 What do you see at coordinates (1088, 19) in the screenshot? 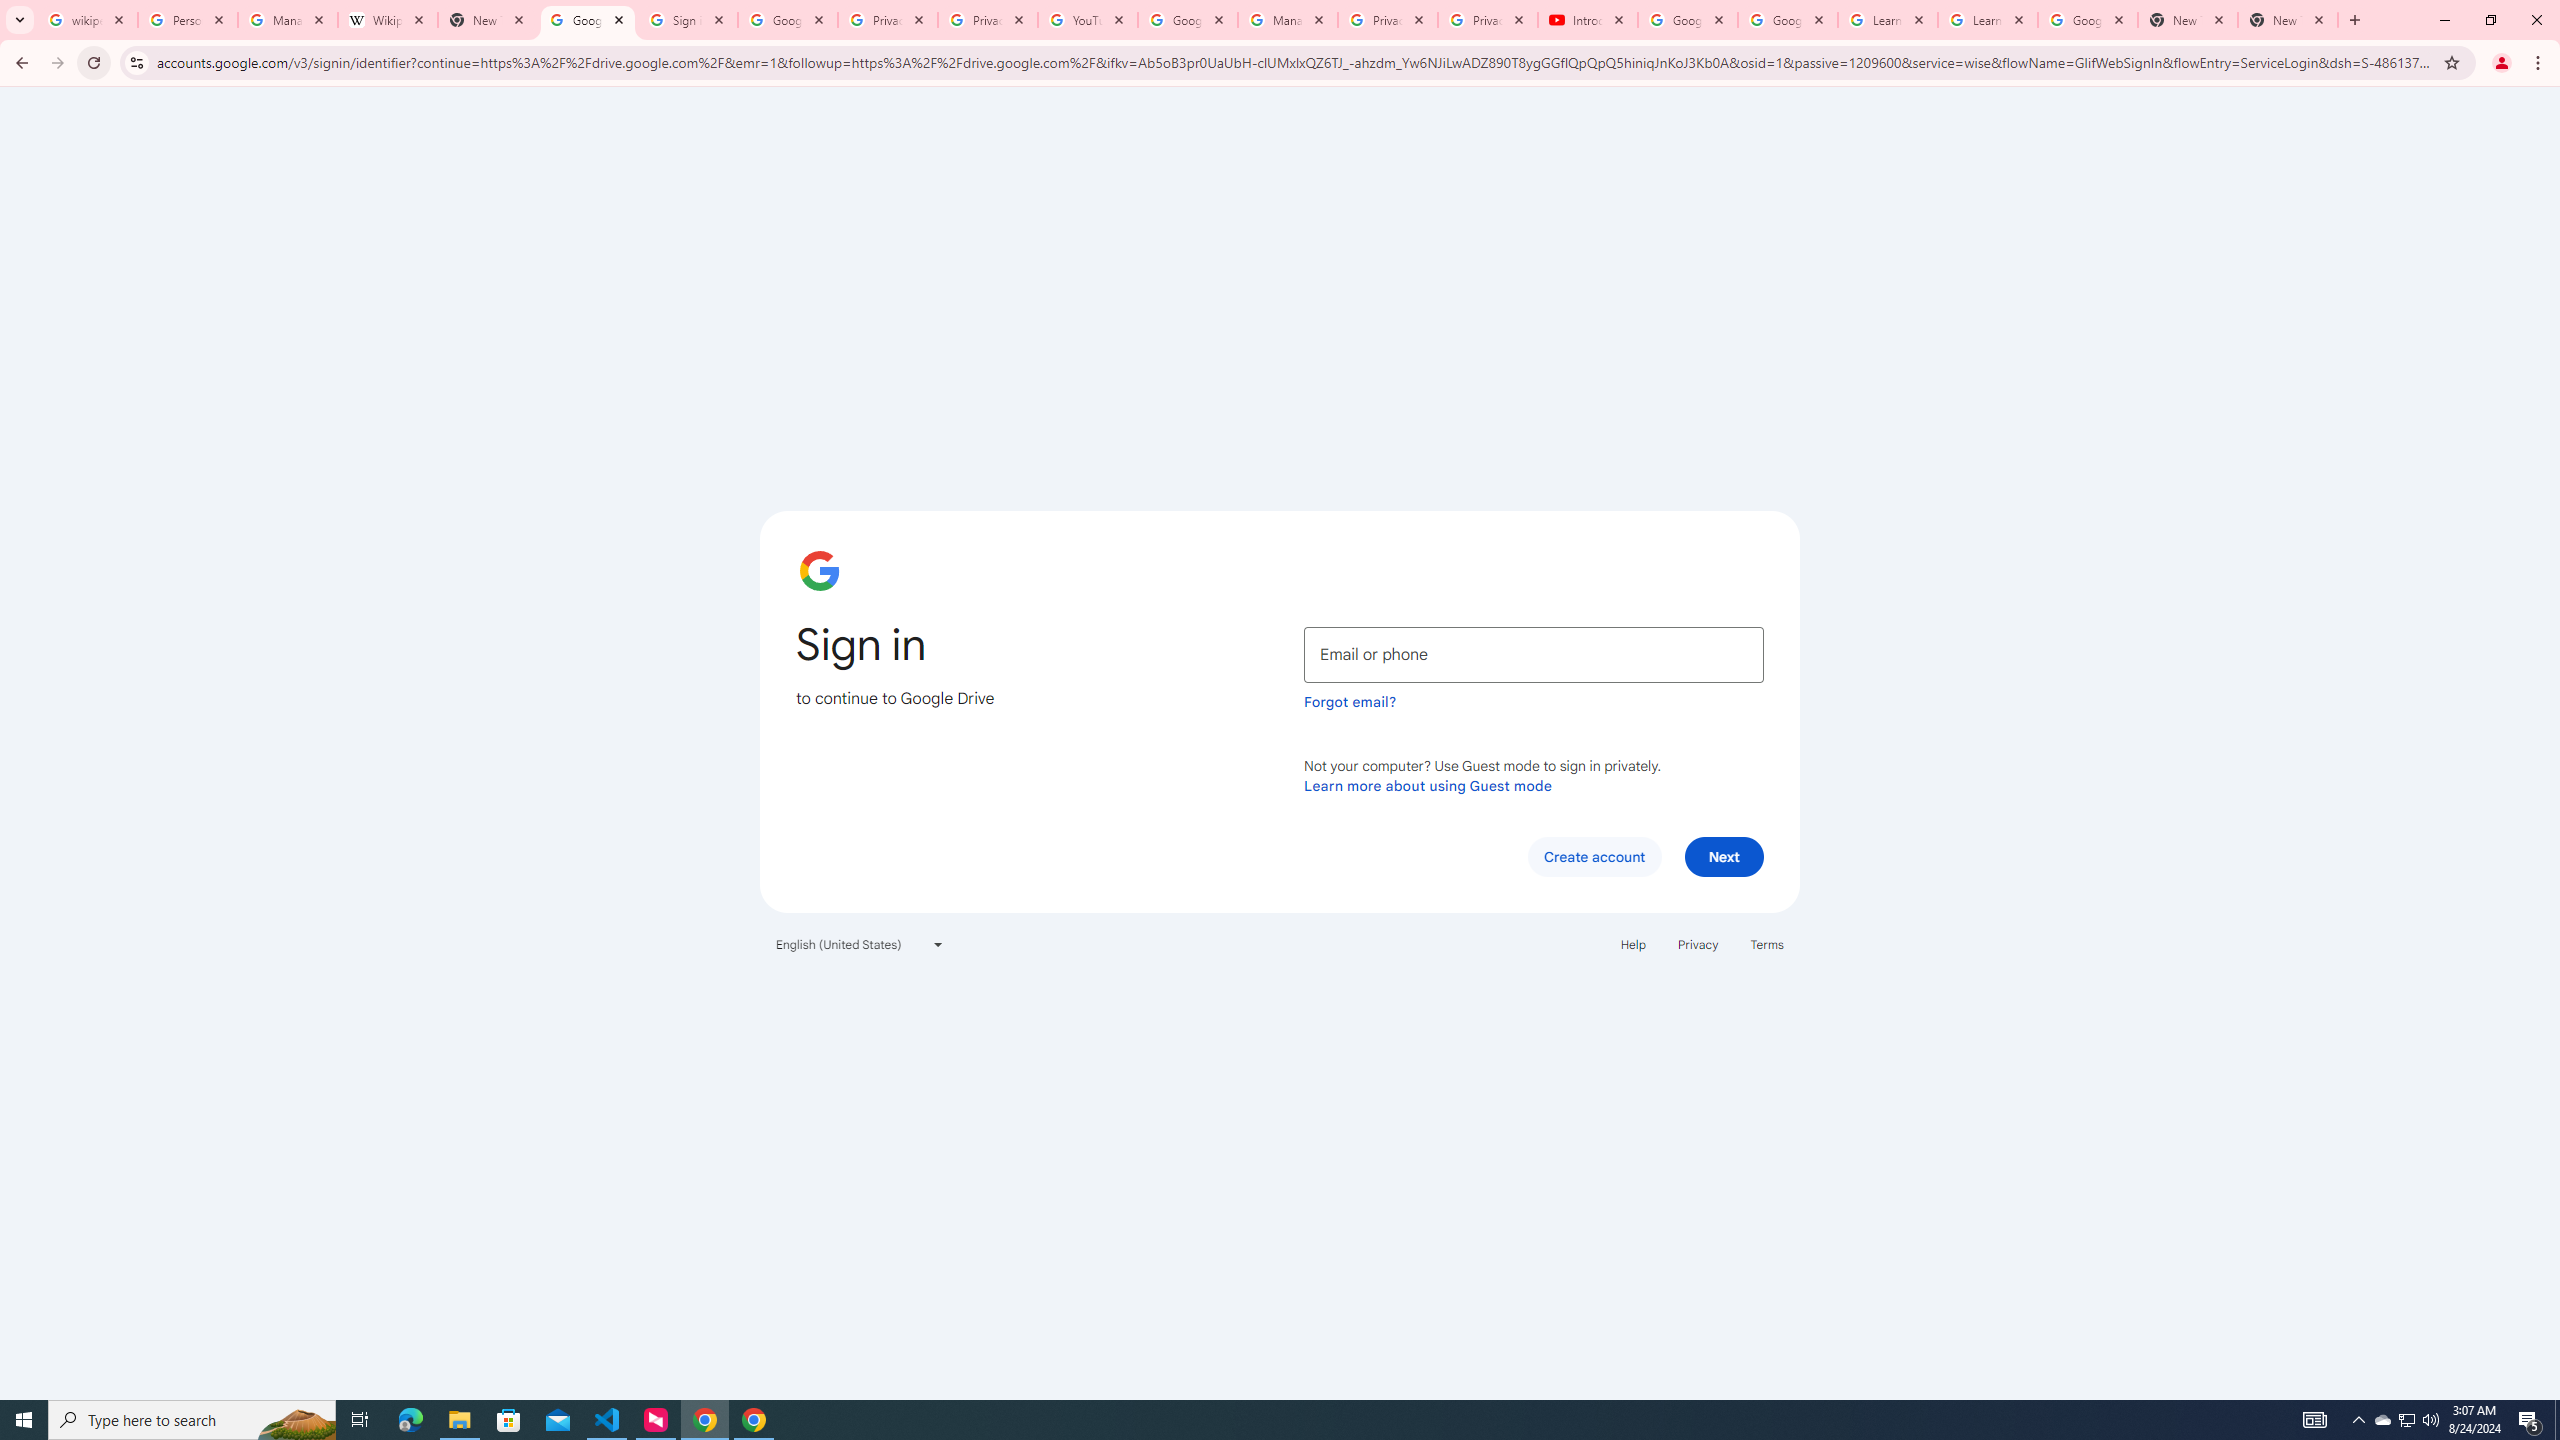
I see `'YouTube'` at bounding box center [1088, 19].